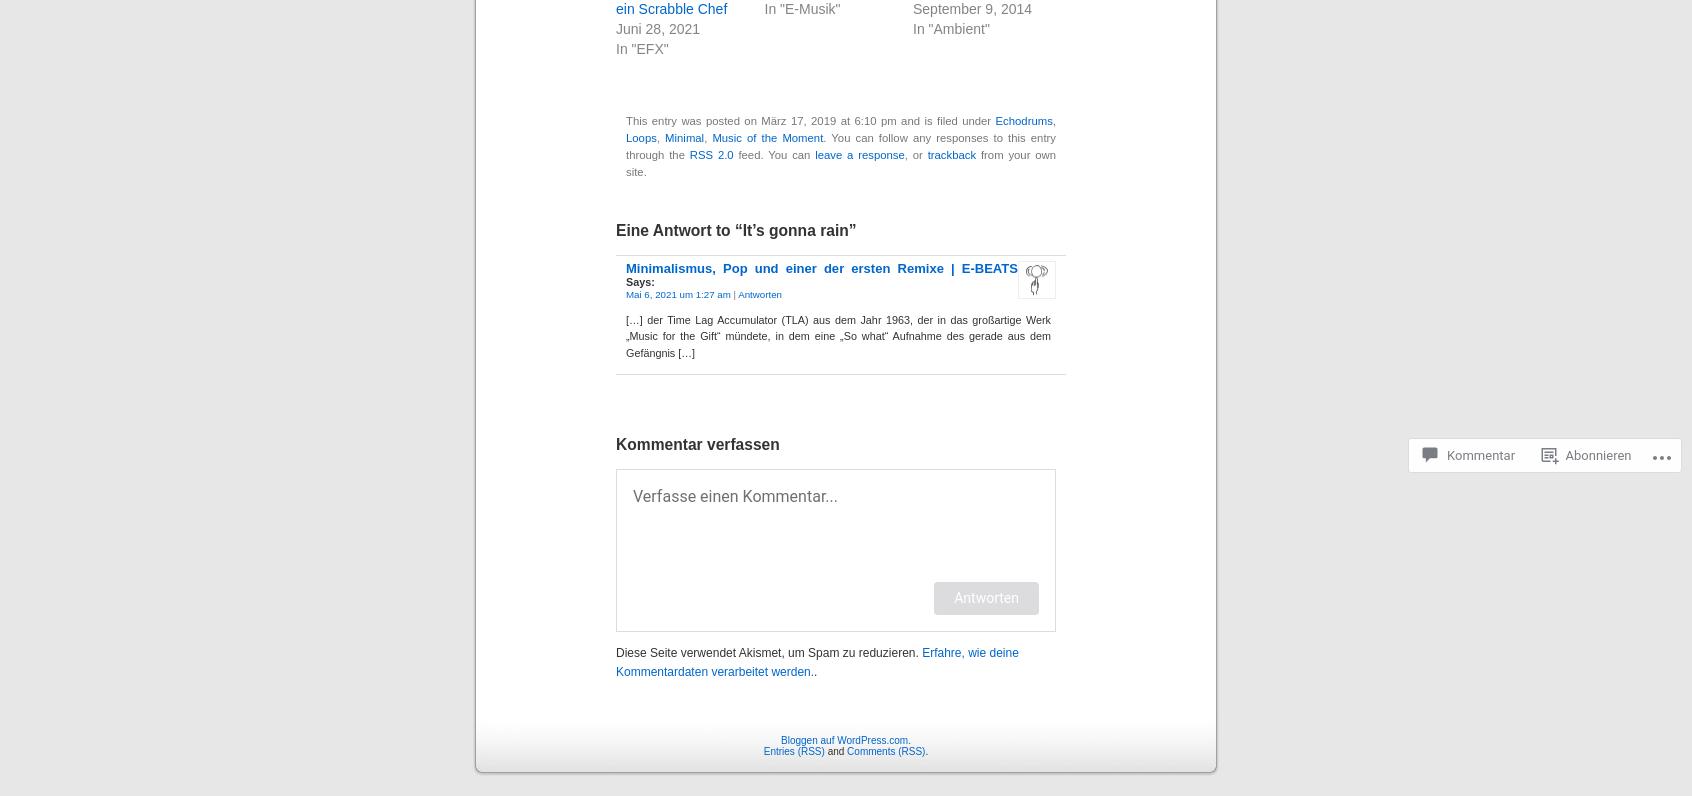 The height and width of the screenshot is (796, 1692). I want to click on 'Minimal', so click(664, 135).